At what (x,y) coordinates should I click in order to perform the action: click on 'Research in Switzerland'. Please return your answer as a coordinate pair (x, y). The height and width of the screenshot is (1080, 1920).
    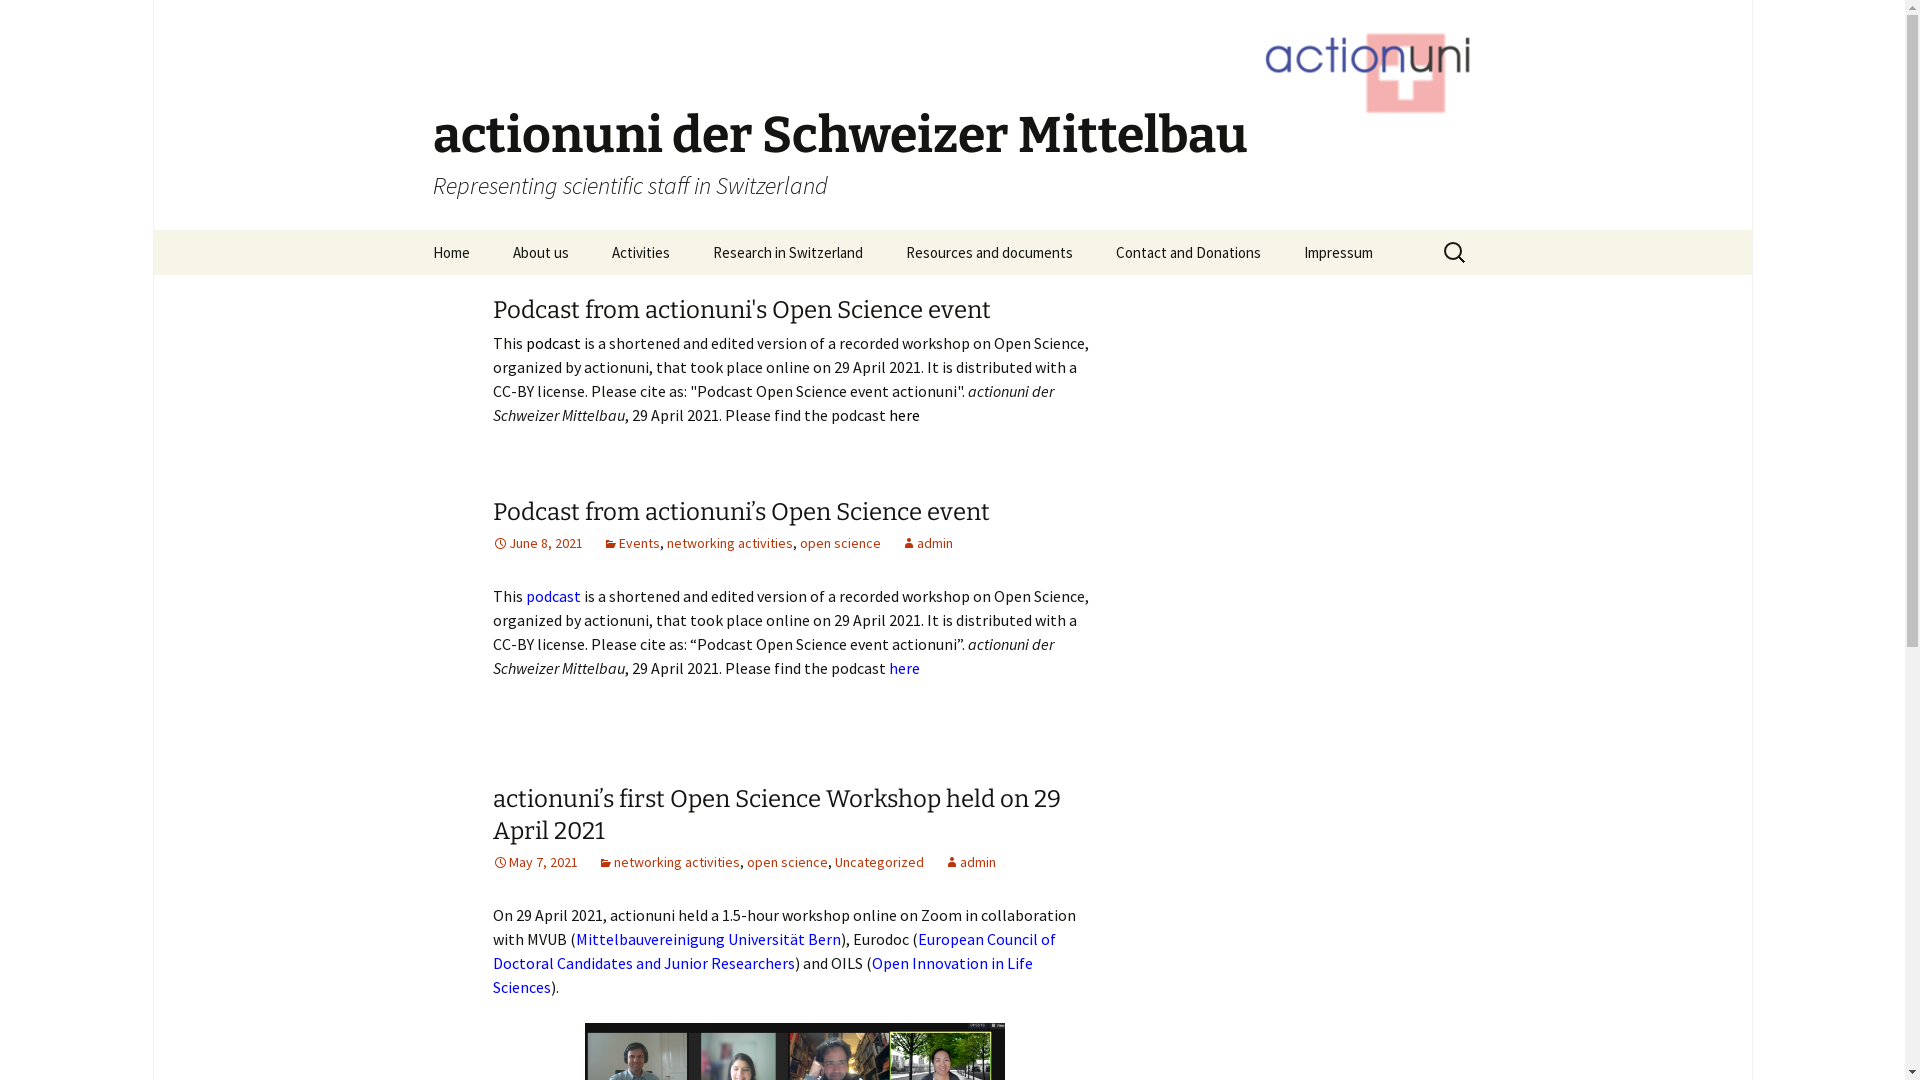
    Looking at the image, I should click on (786, 251).